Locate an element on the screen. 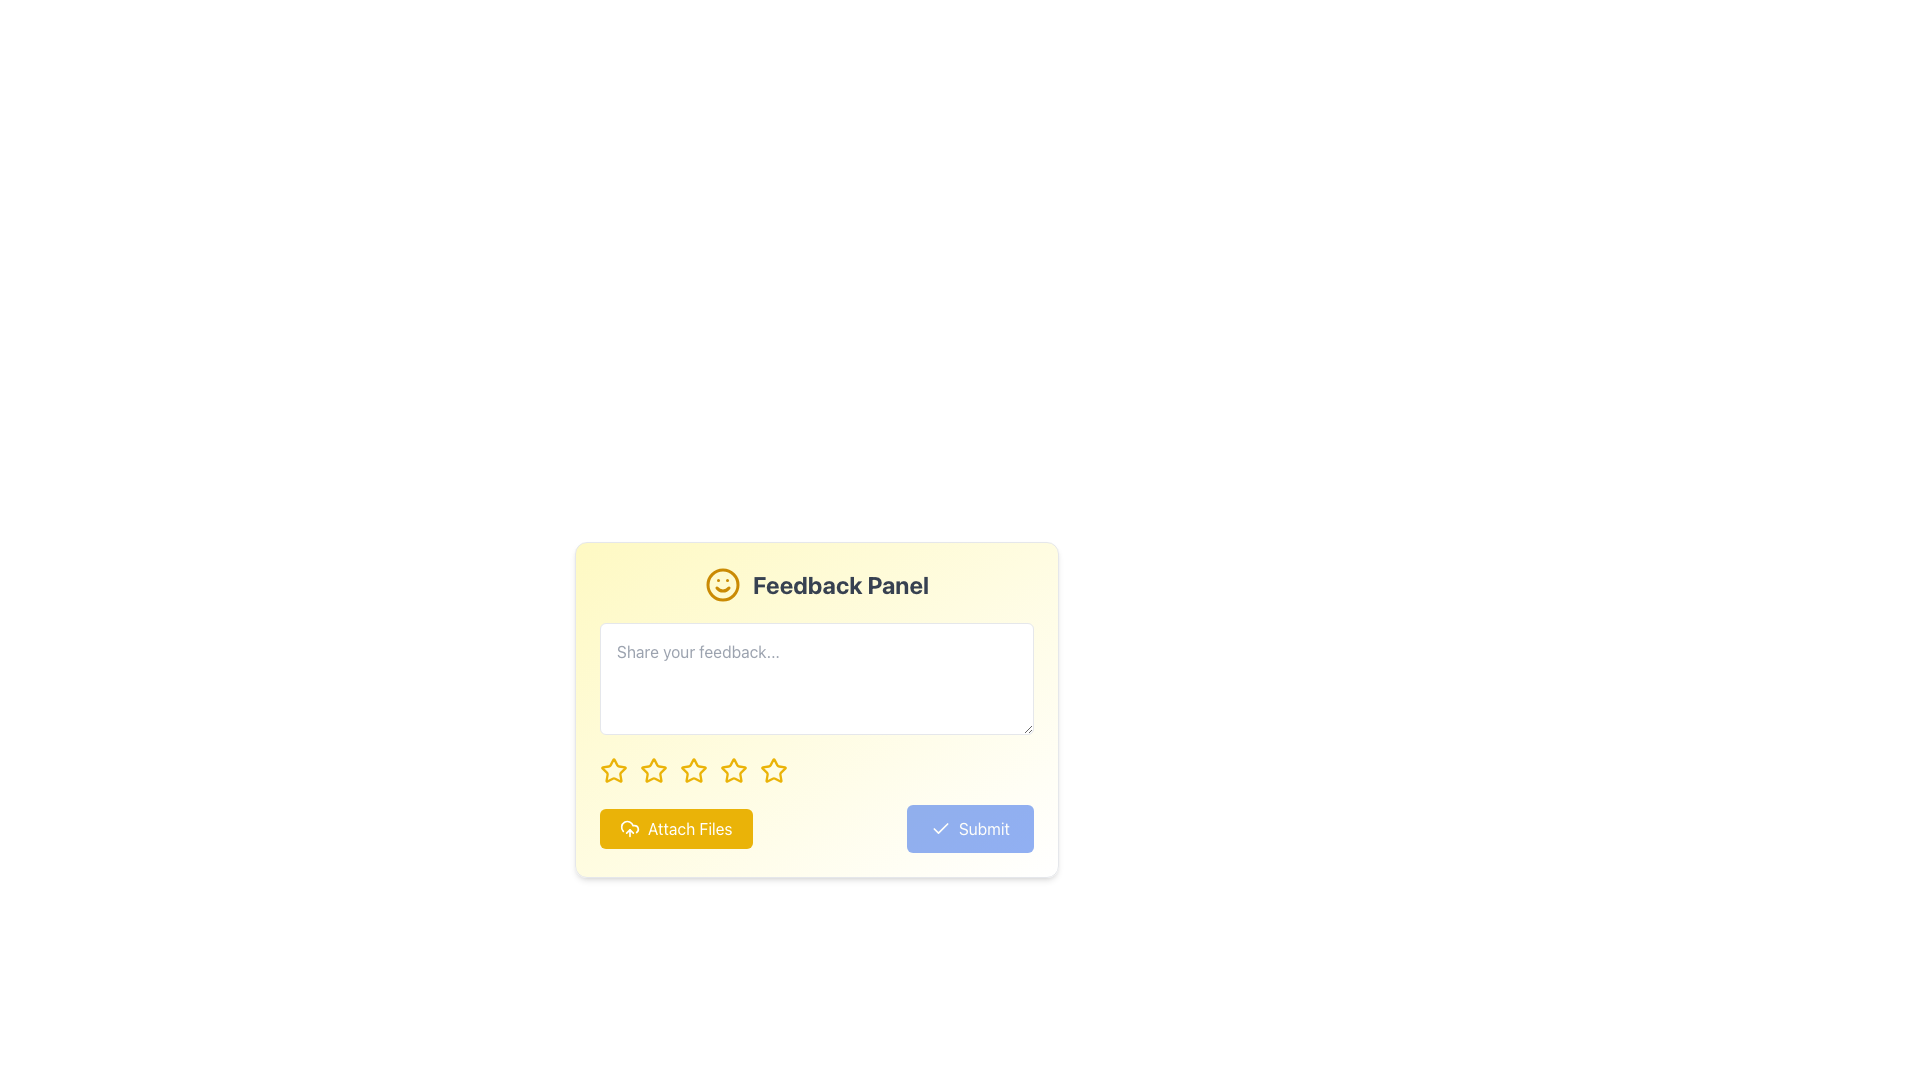 Image resolution: width=1920 pixels, height=1080 pixels. the blue rectangular 'Submit' button with a white checkmark icon, which is currently in a disabled state, located at the bottom right corner of the feedback submission panel is located at coordinates (970, 829).